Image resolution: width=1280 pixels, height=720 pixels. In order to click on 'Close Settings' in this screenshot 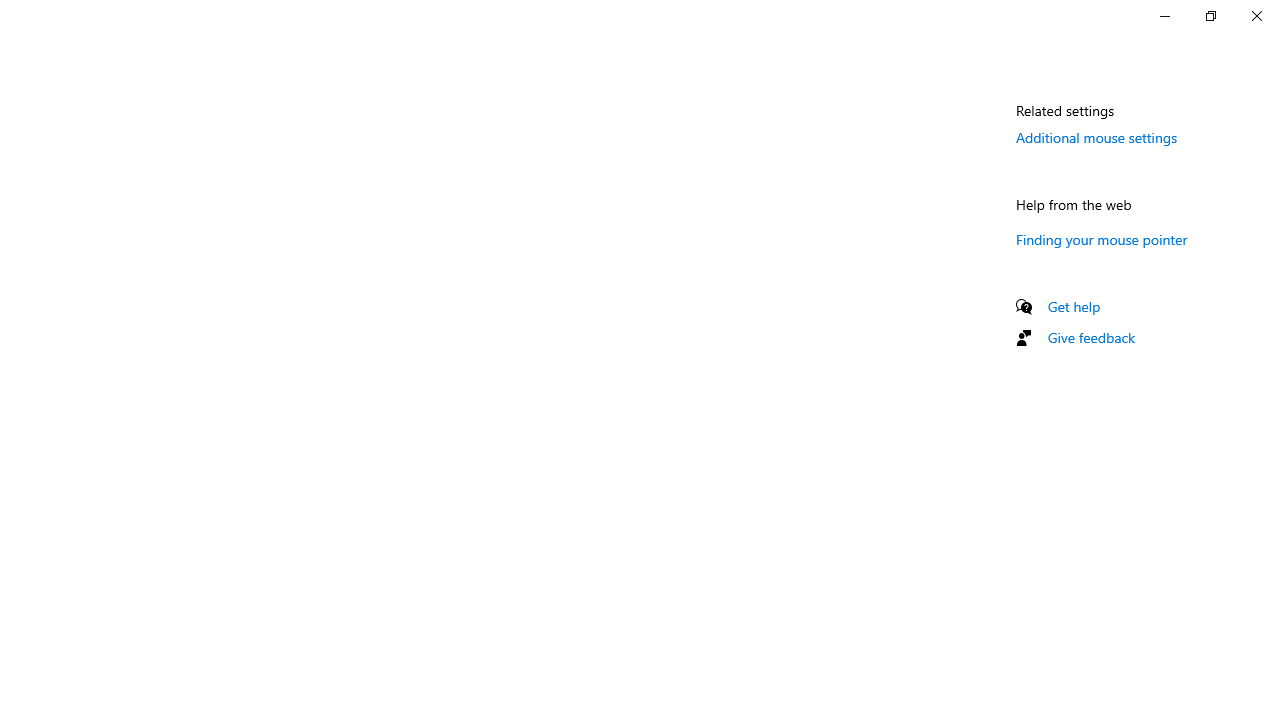, I will do `click(1255, 15)`.